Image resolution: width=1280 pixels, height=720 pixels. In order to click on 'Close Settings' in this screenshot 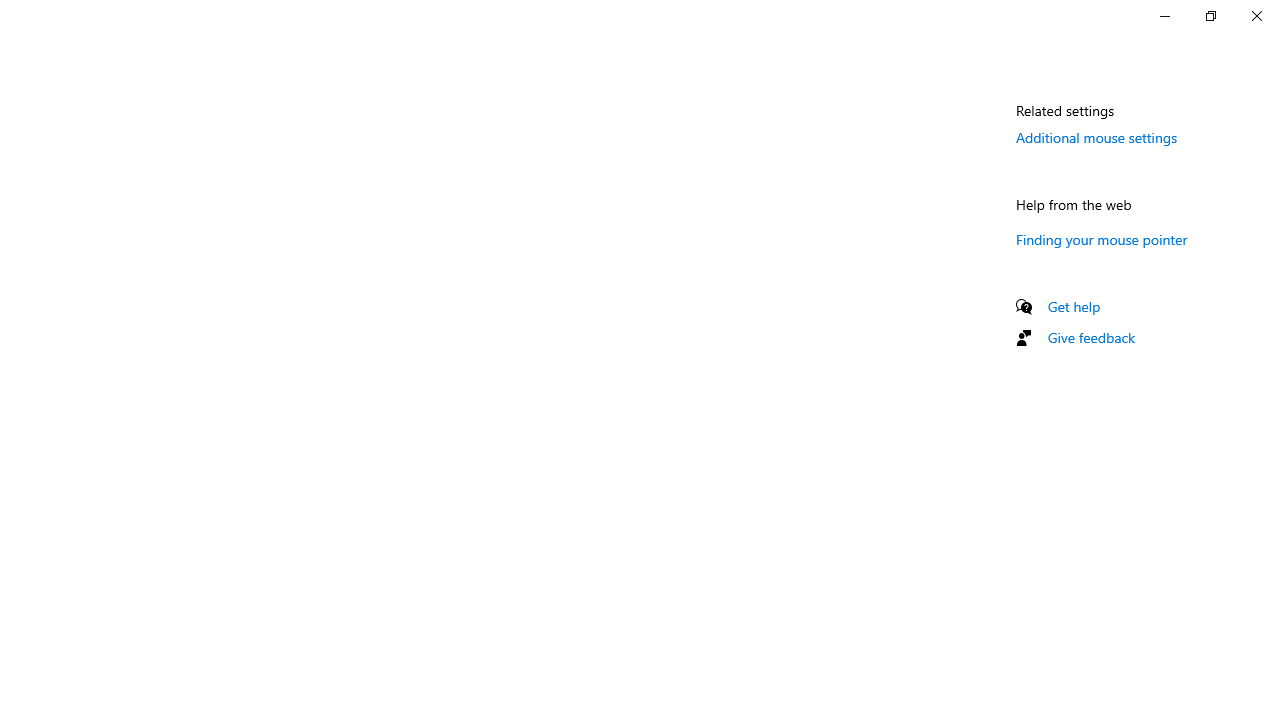, I will do `click(1255, 15)`.